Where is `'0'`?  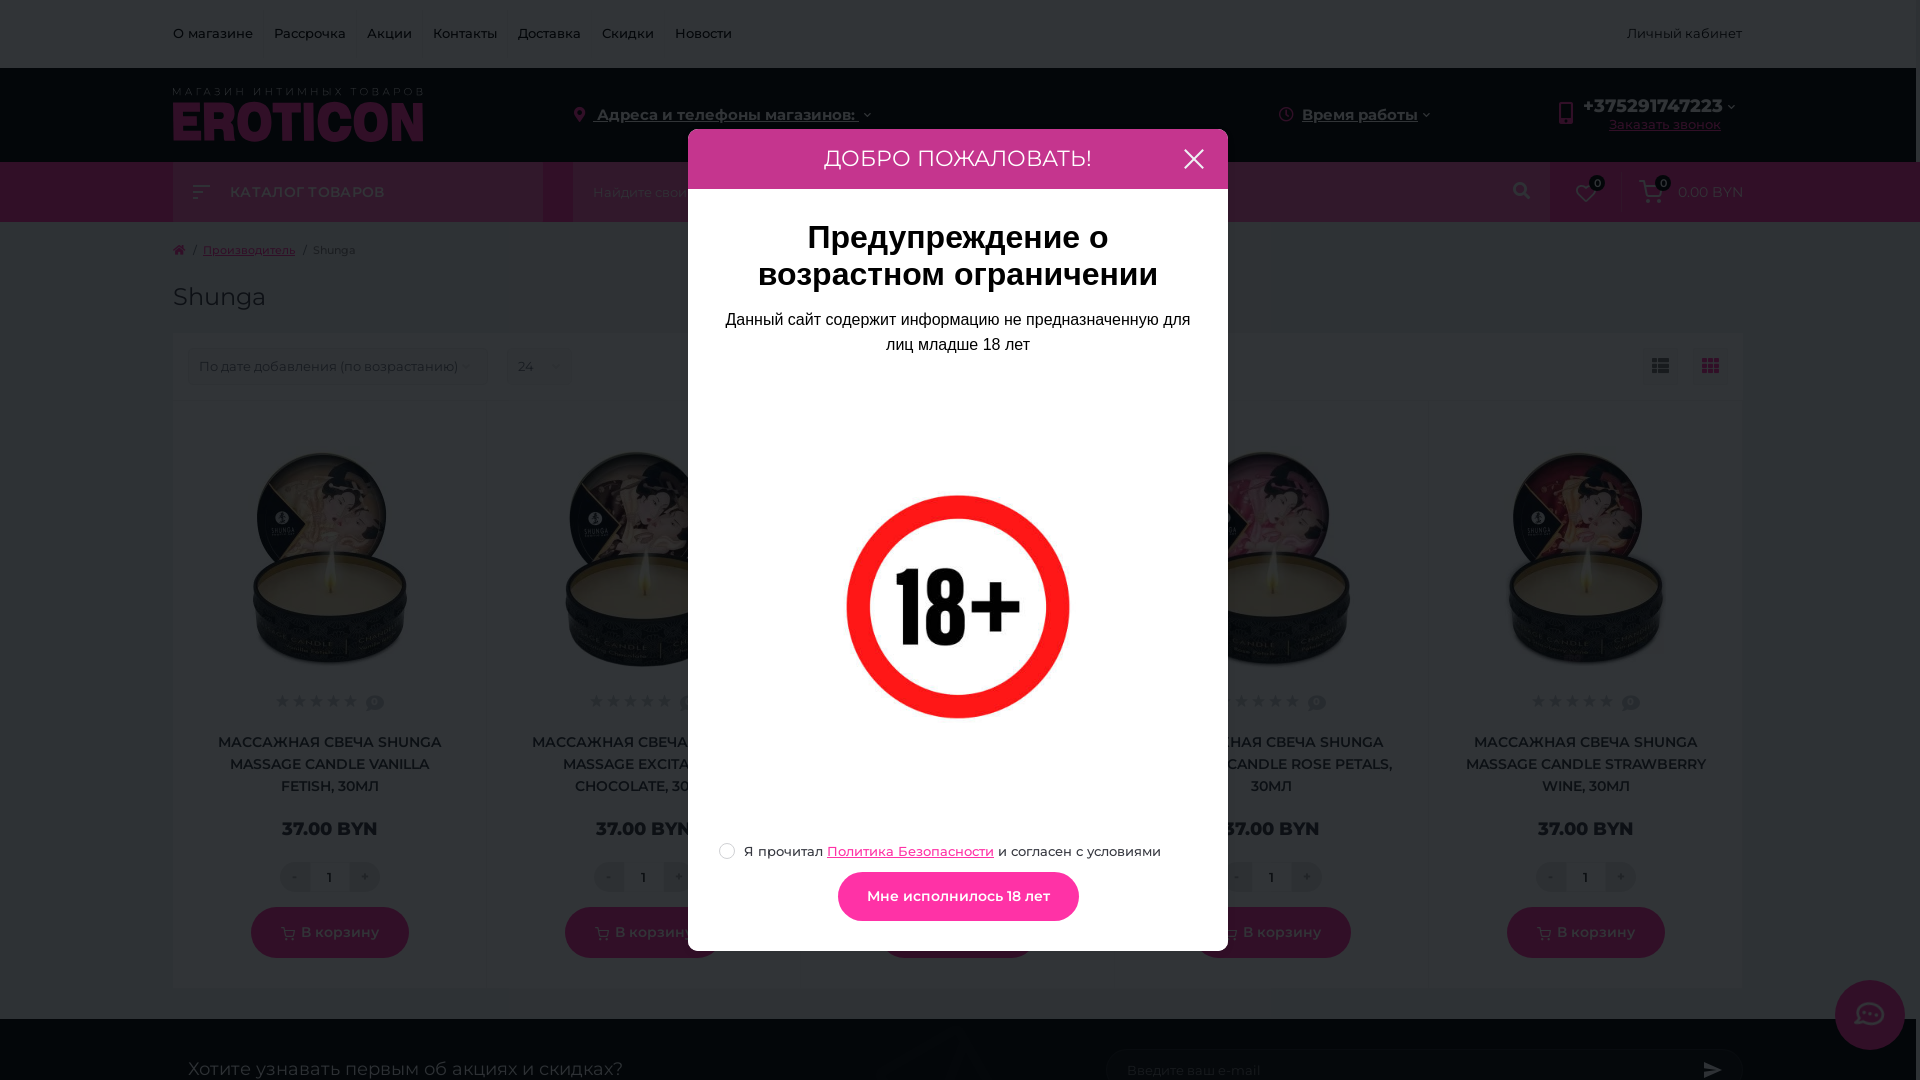 '0' is located at coordinates (1584, 192).